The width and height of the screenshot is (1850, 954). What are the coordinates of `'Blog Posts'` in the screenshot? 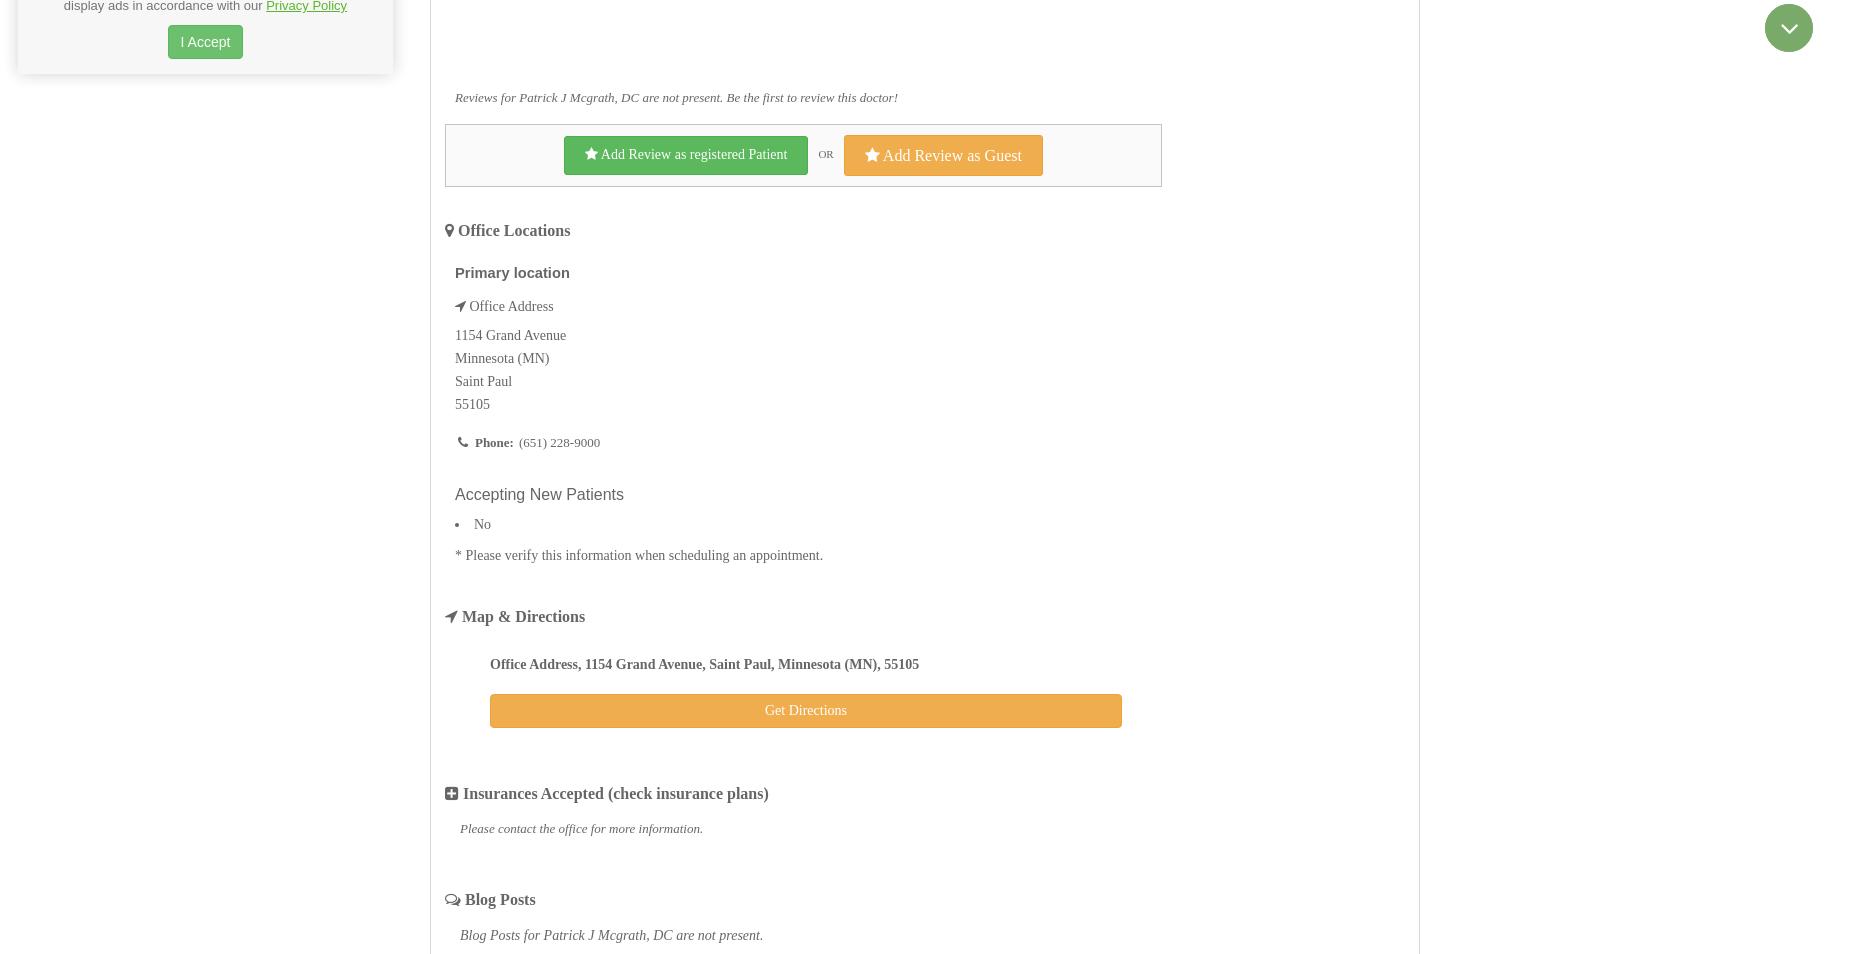 It's located at (498, 899).